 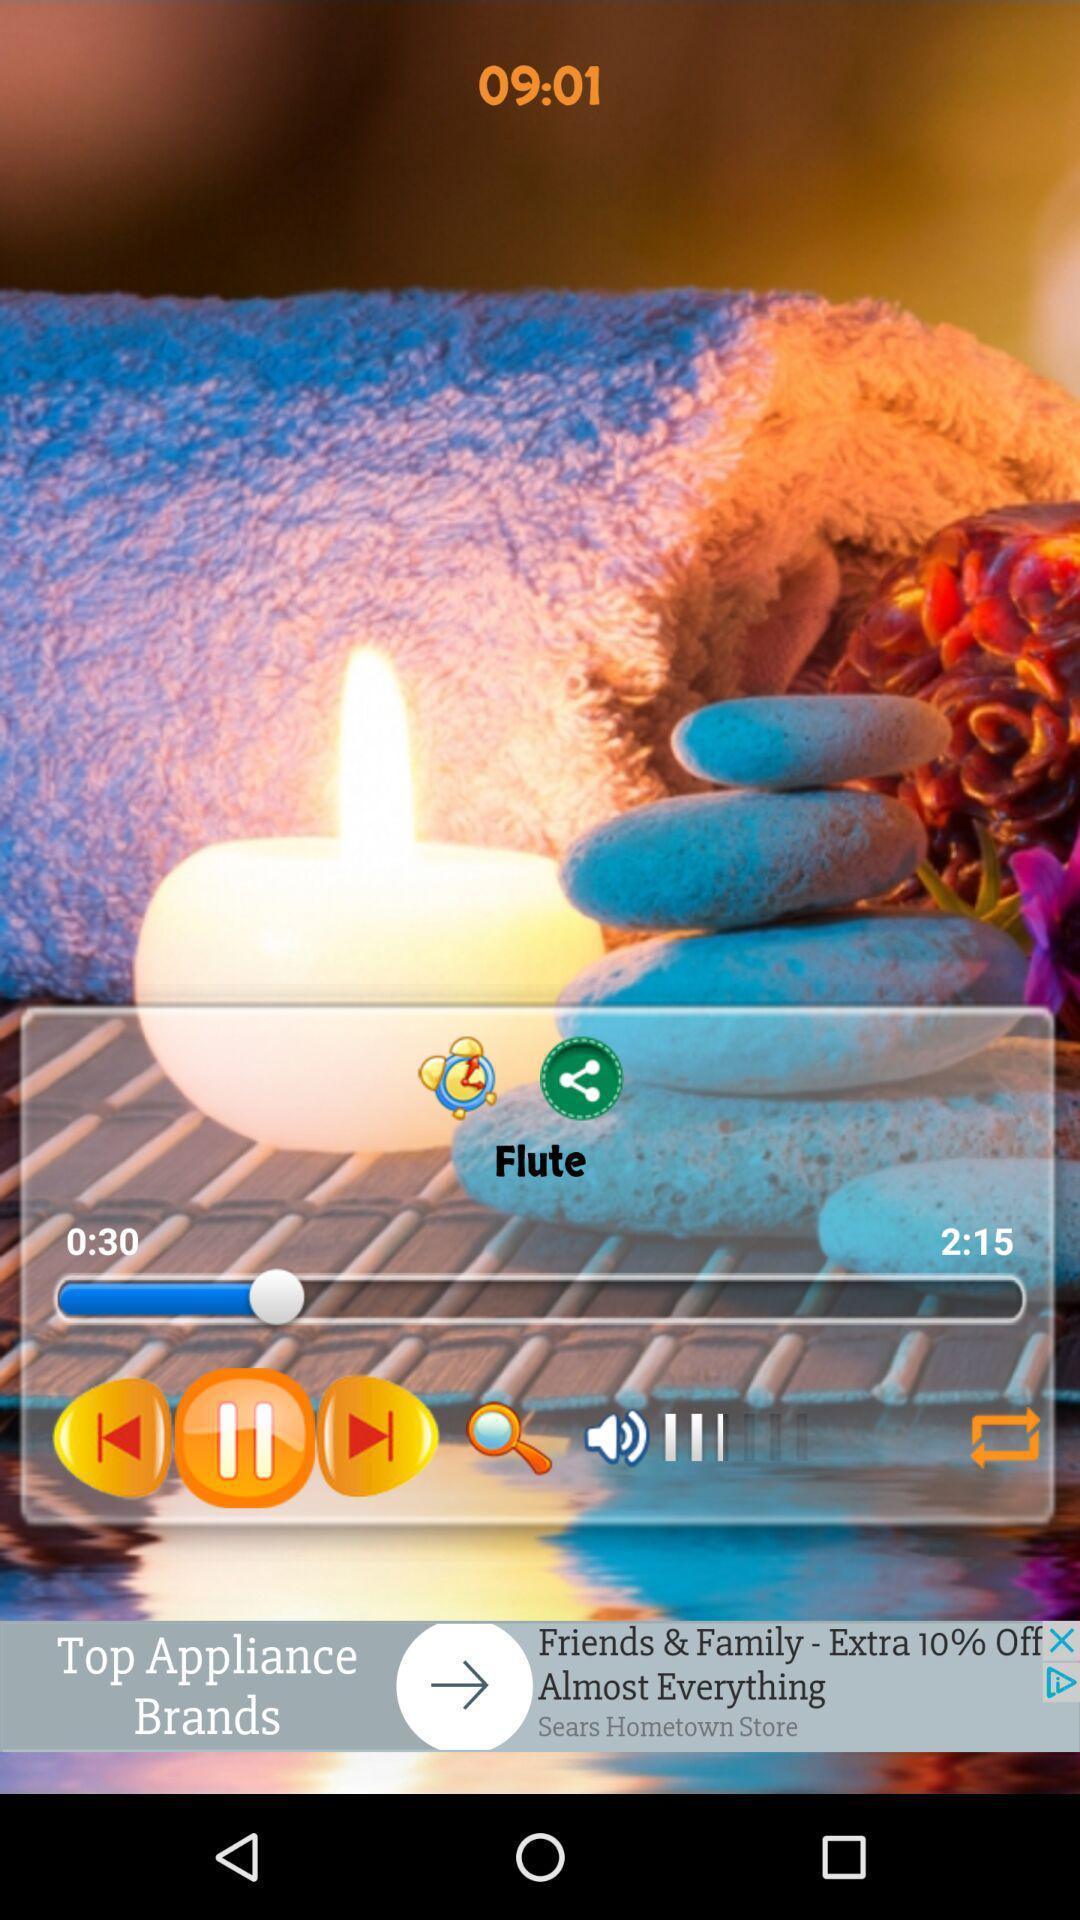 What do you see at coordinates (508, 1437) in the screenshot?
I see `search box` at bounding box center [508, 1437].